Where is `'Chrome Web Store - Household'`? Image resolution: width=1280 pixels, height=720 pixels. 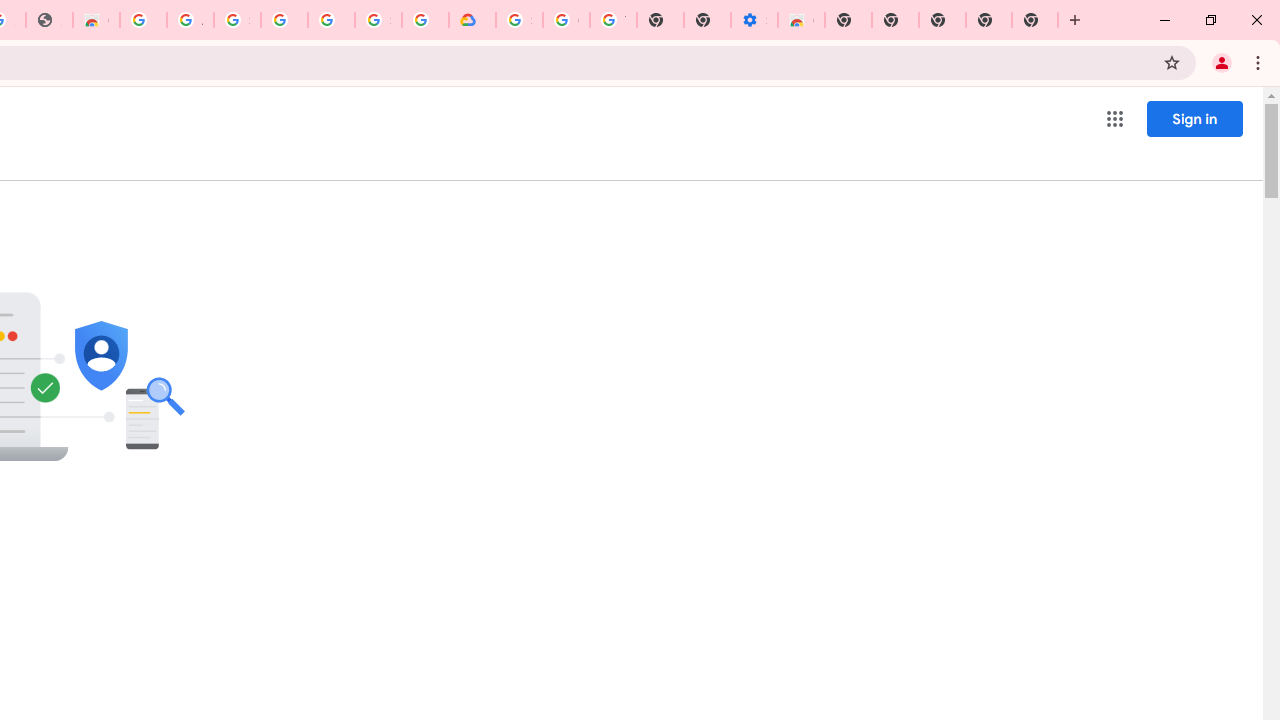 'Chrome Web Store - Household' is located at coordinates (95, 20).